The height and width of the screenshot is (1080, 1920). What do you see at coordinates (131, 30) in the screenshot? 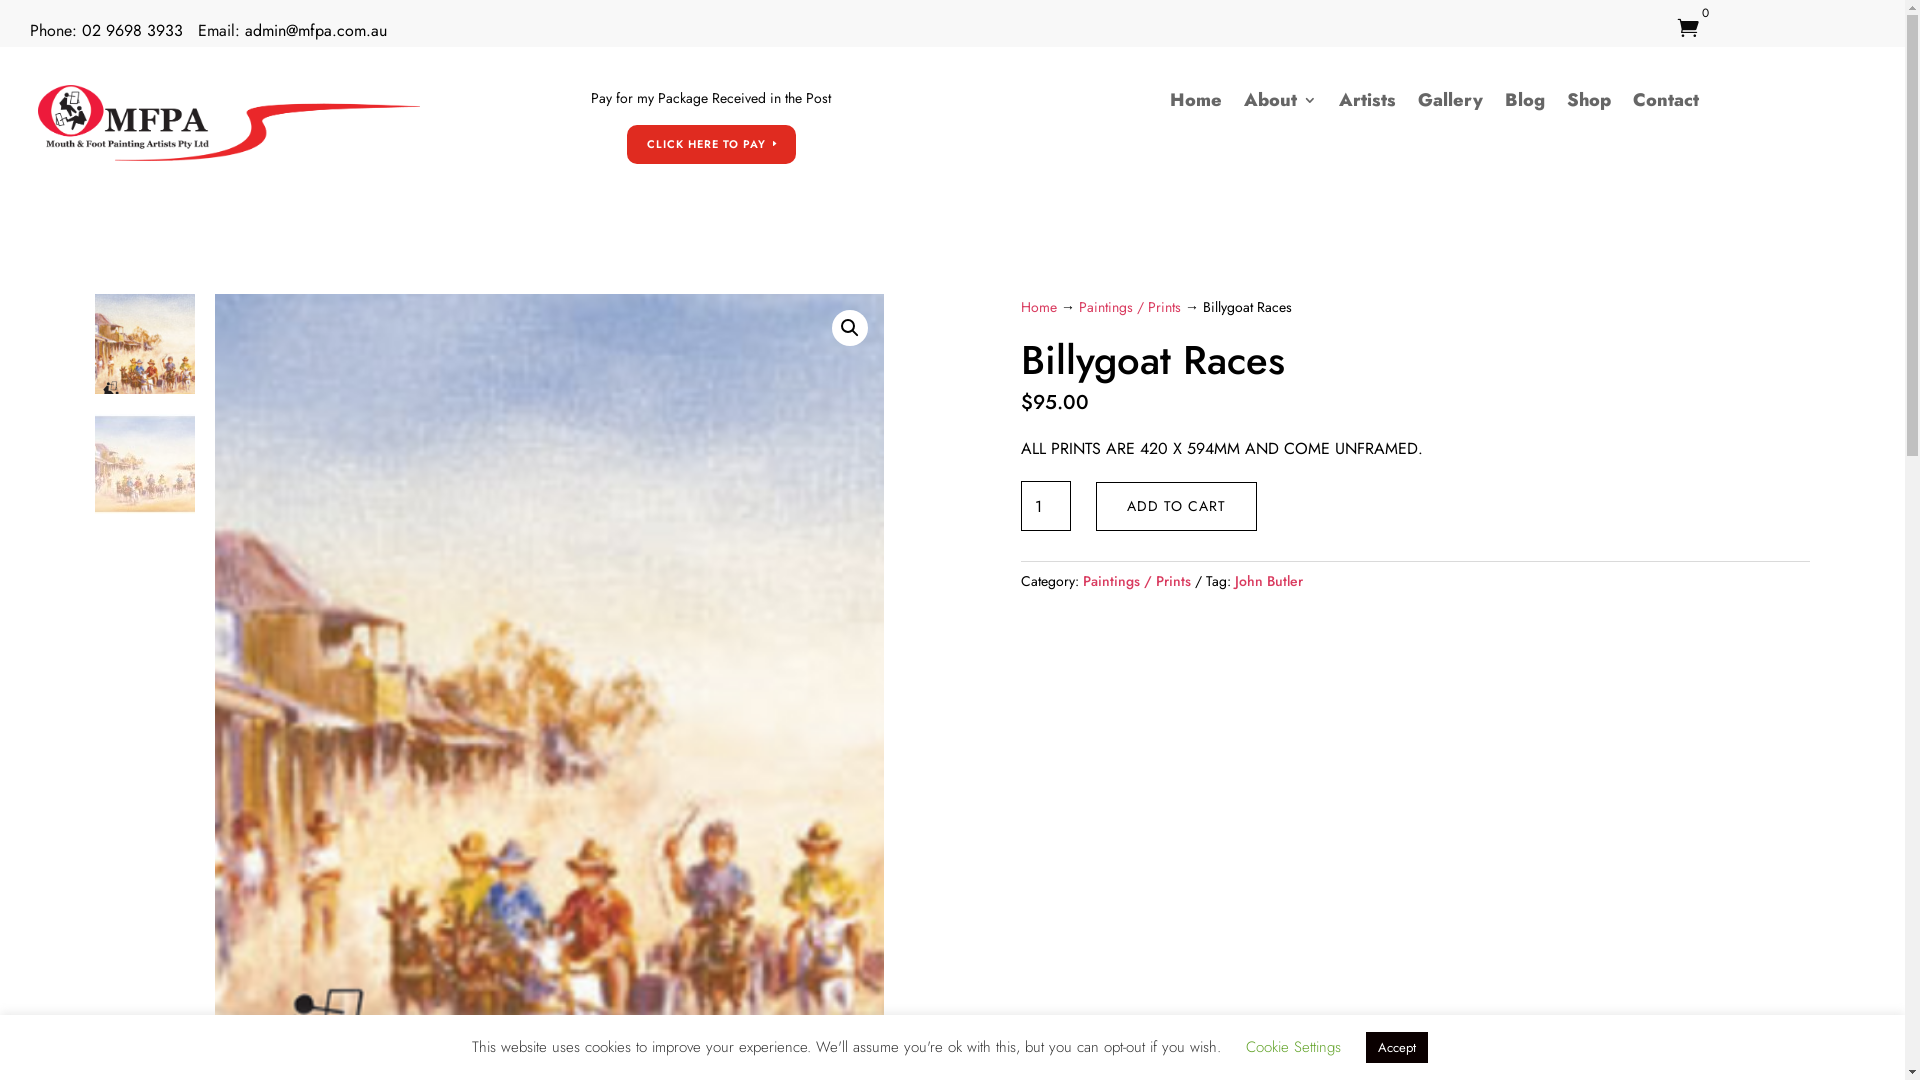
I see `'02 9698 3933'` at bounding box center [131, 30].